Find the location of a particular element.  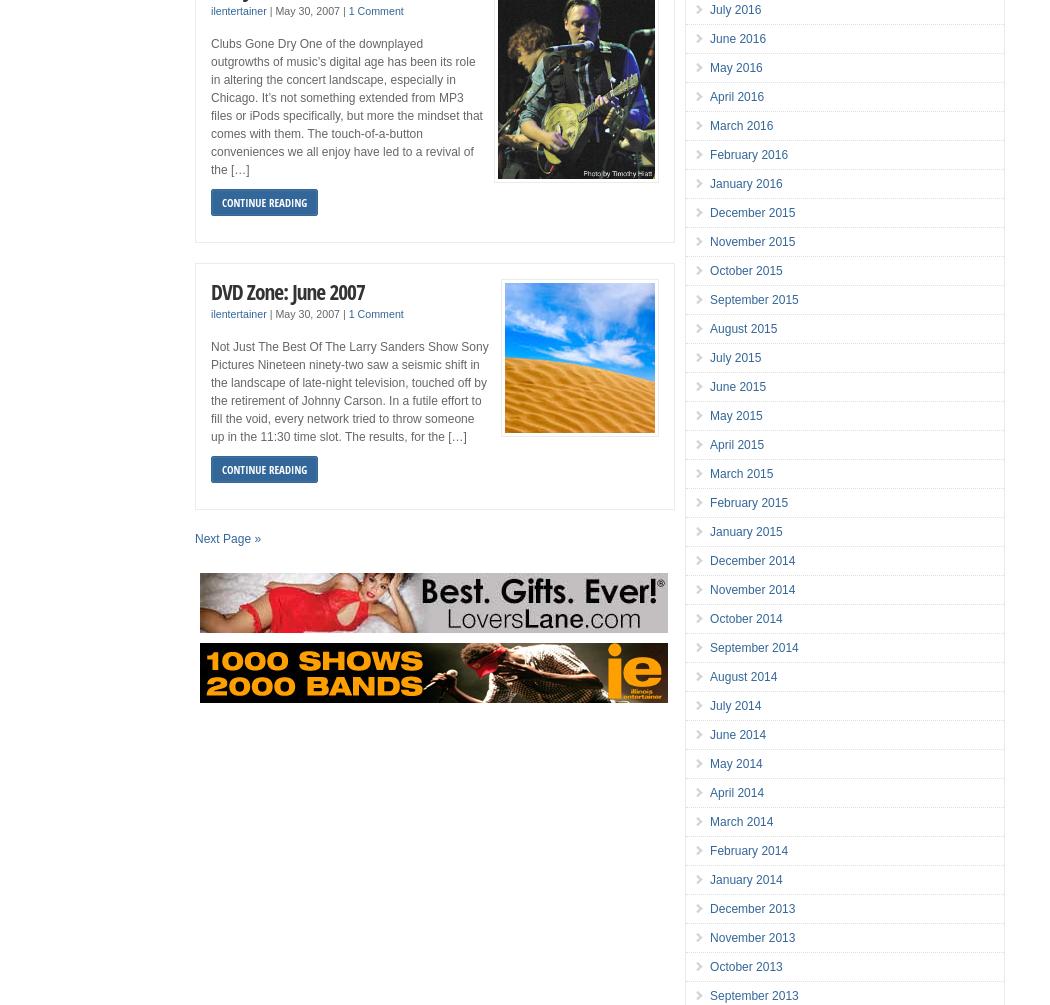

'October 2014' is located at coordinates (745, 617).